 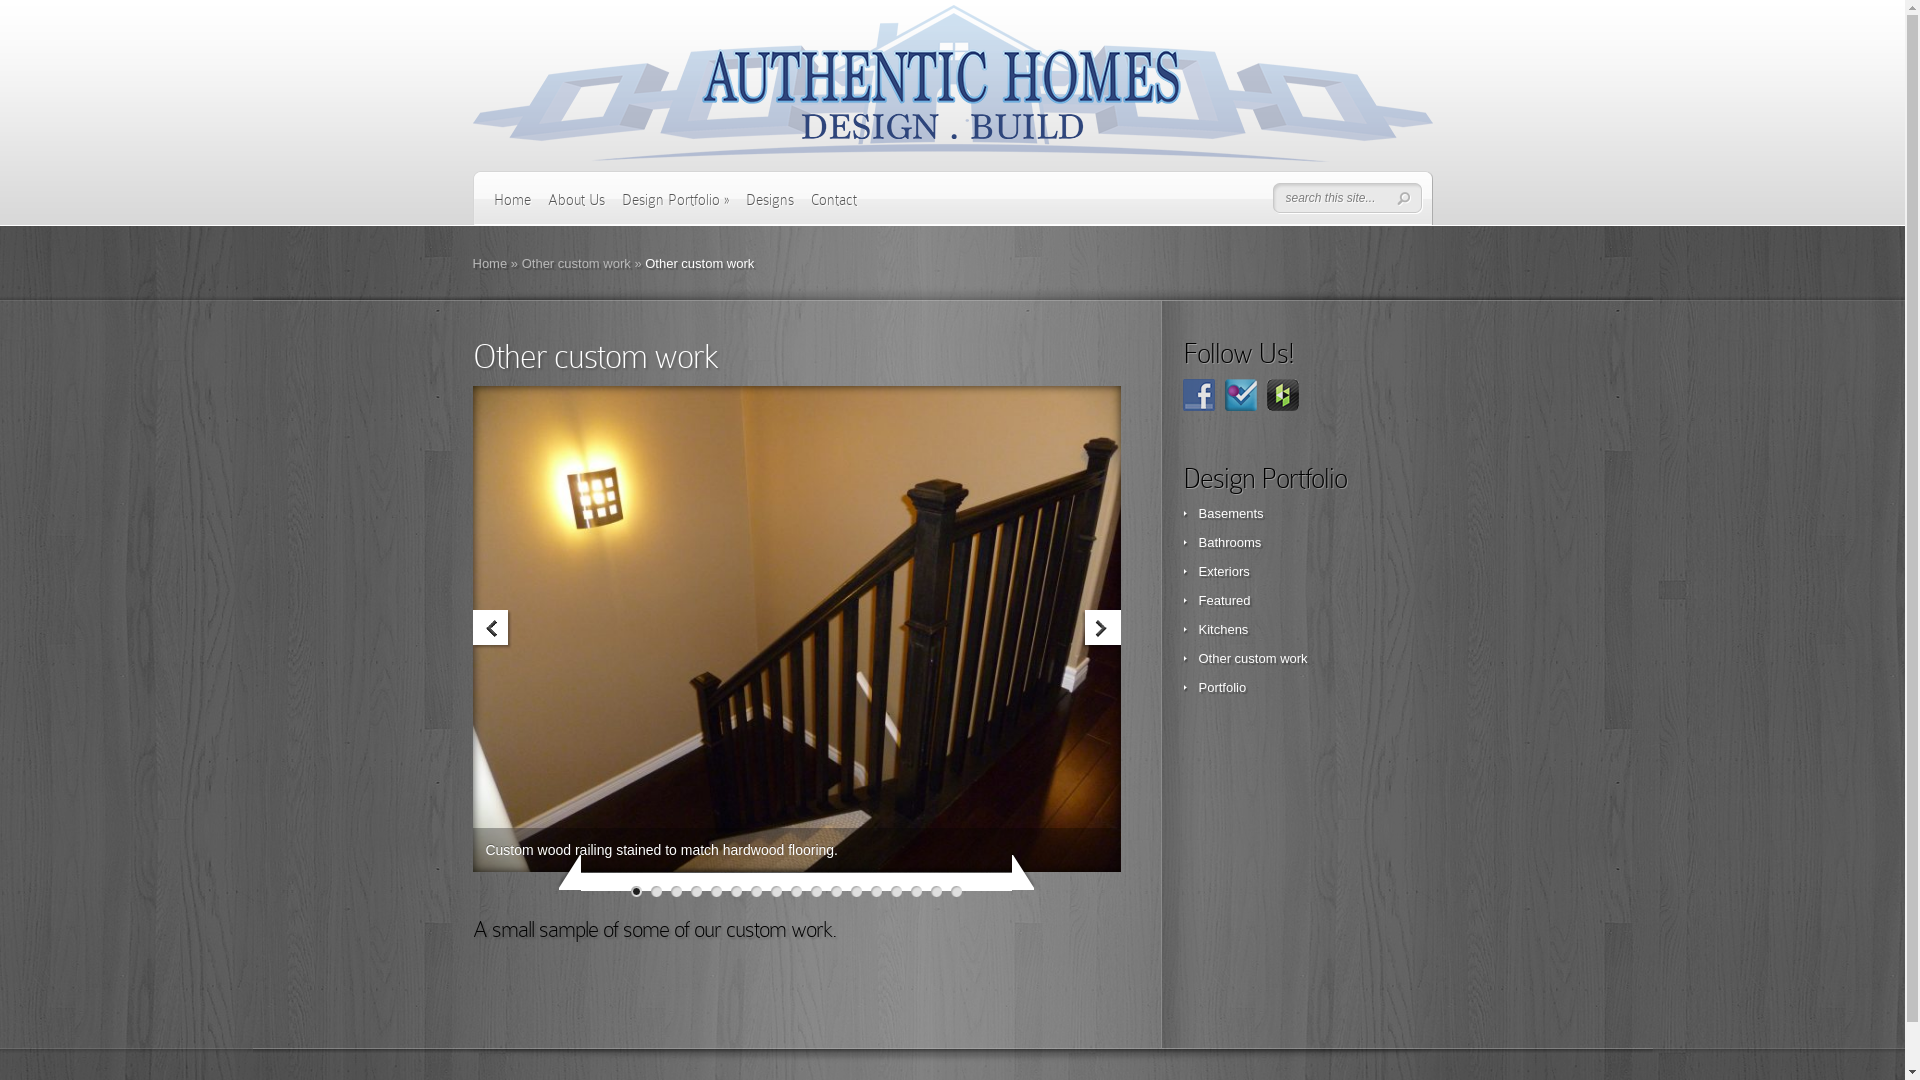 What do you see at coordinates (512, 207) in the screenshot?
I see `'Home'` at bounding box center [512, 207].